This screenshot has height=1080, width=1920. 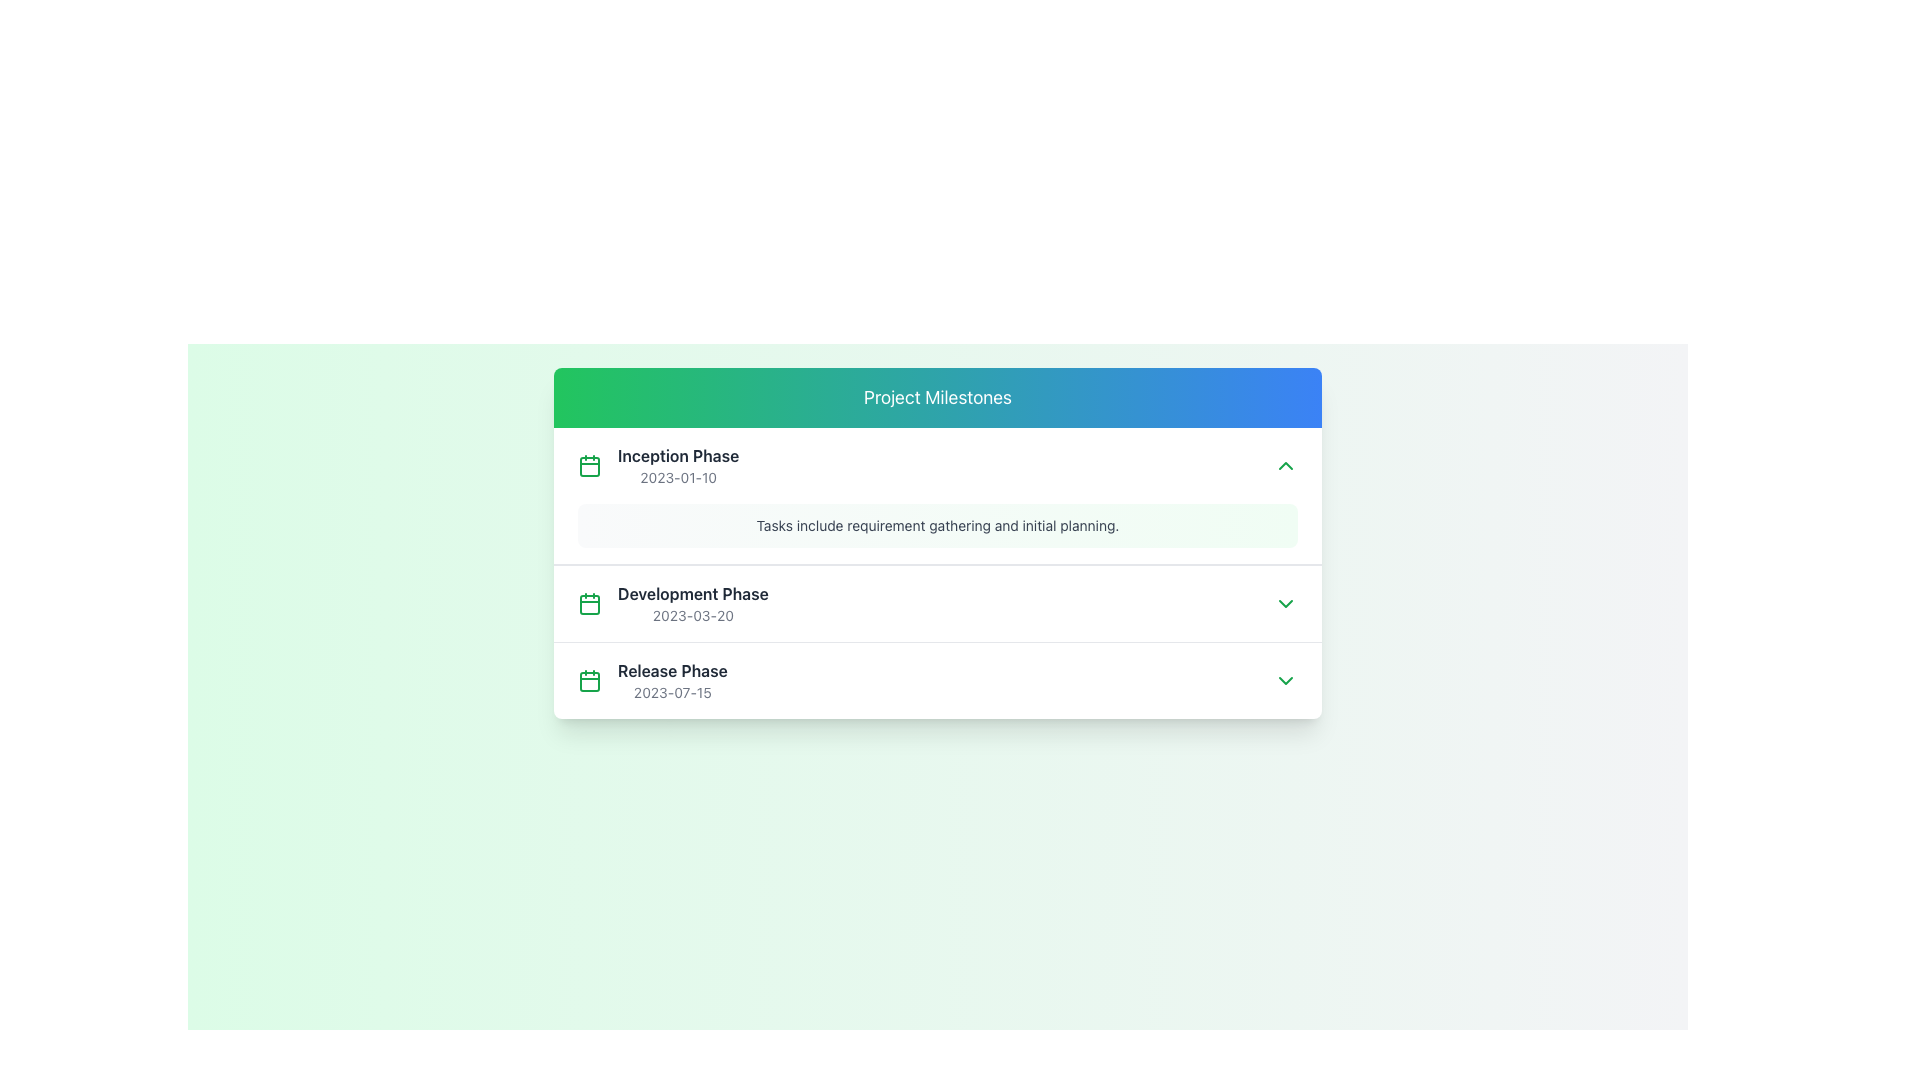 I want to click on the title label for the topmost milestone entry, which is positioned to the right of a green calendar icon and above the date '2023-01-10', so click(x=678, y=455).